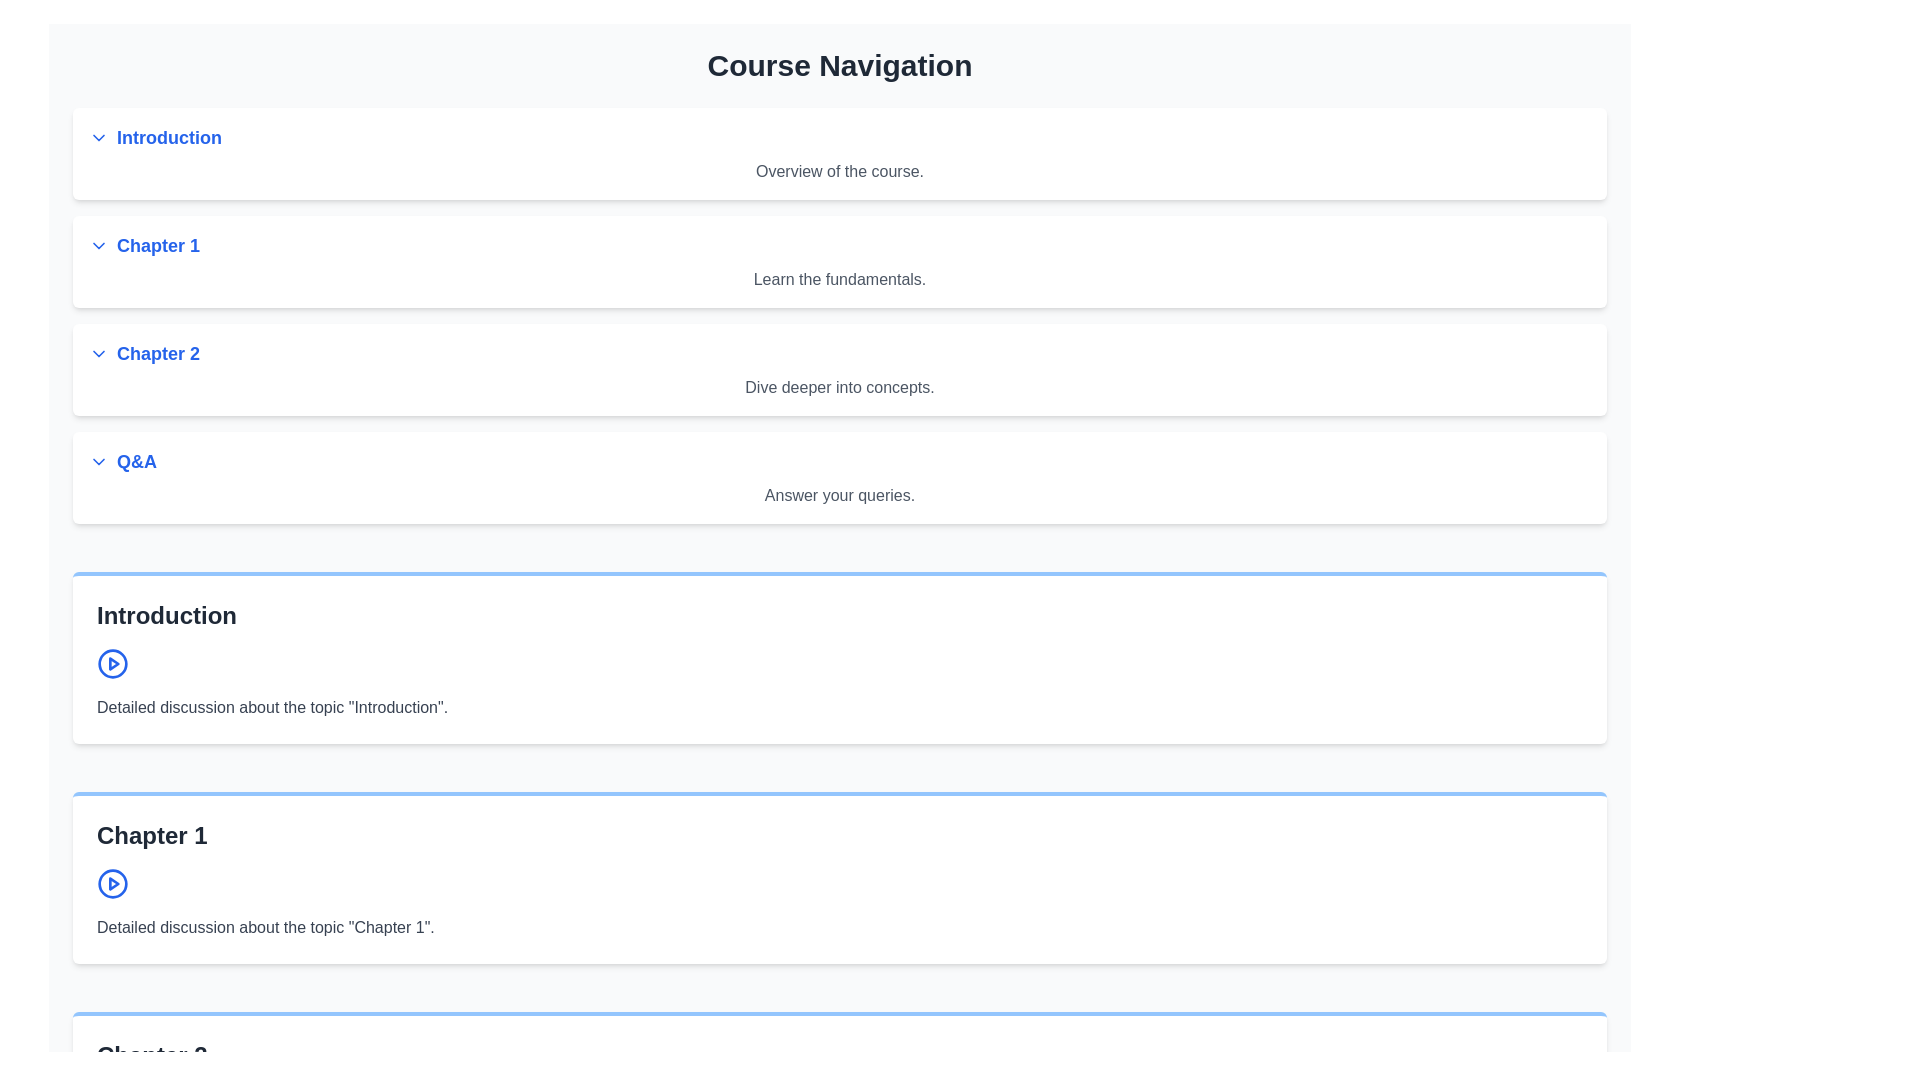  What do you see at coordinates (840, 388) in the screenshot?
I see `the informational text that provides additional context for the 'Chapter 2' link, located directly beneath it in the course navigation interface` at bounding box center [840, 388].